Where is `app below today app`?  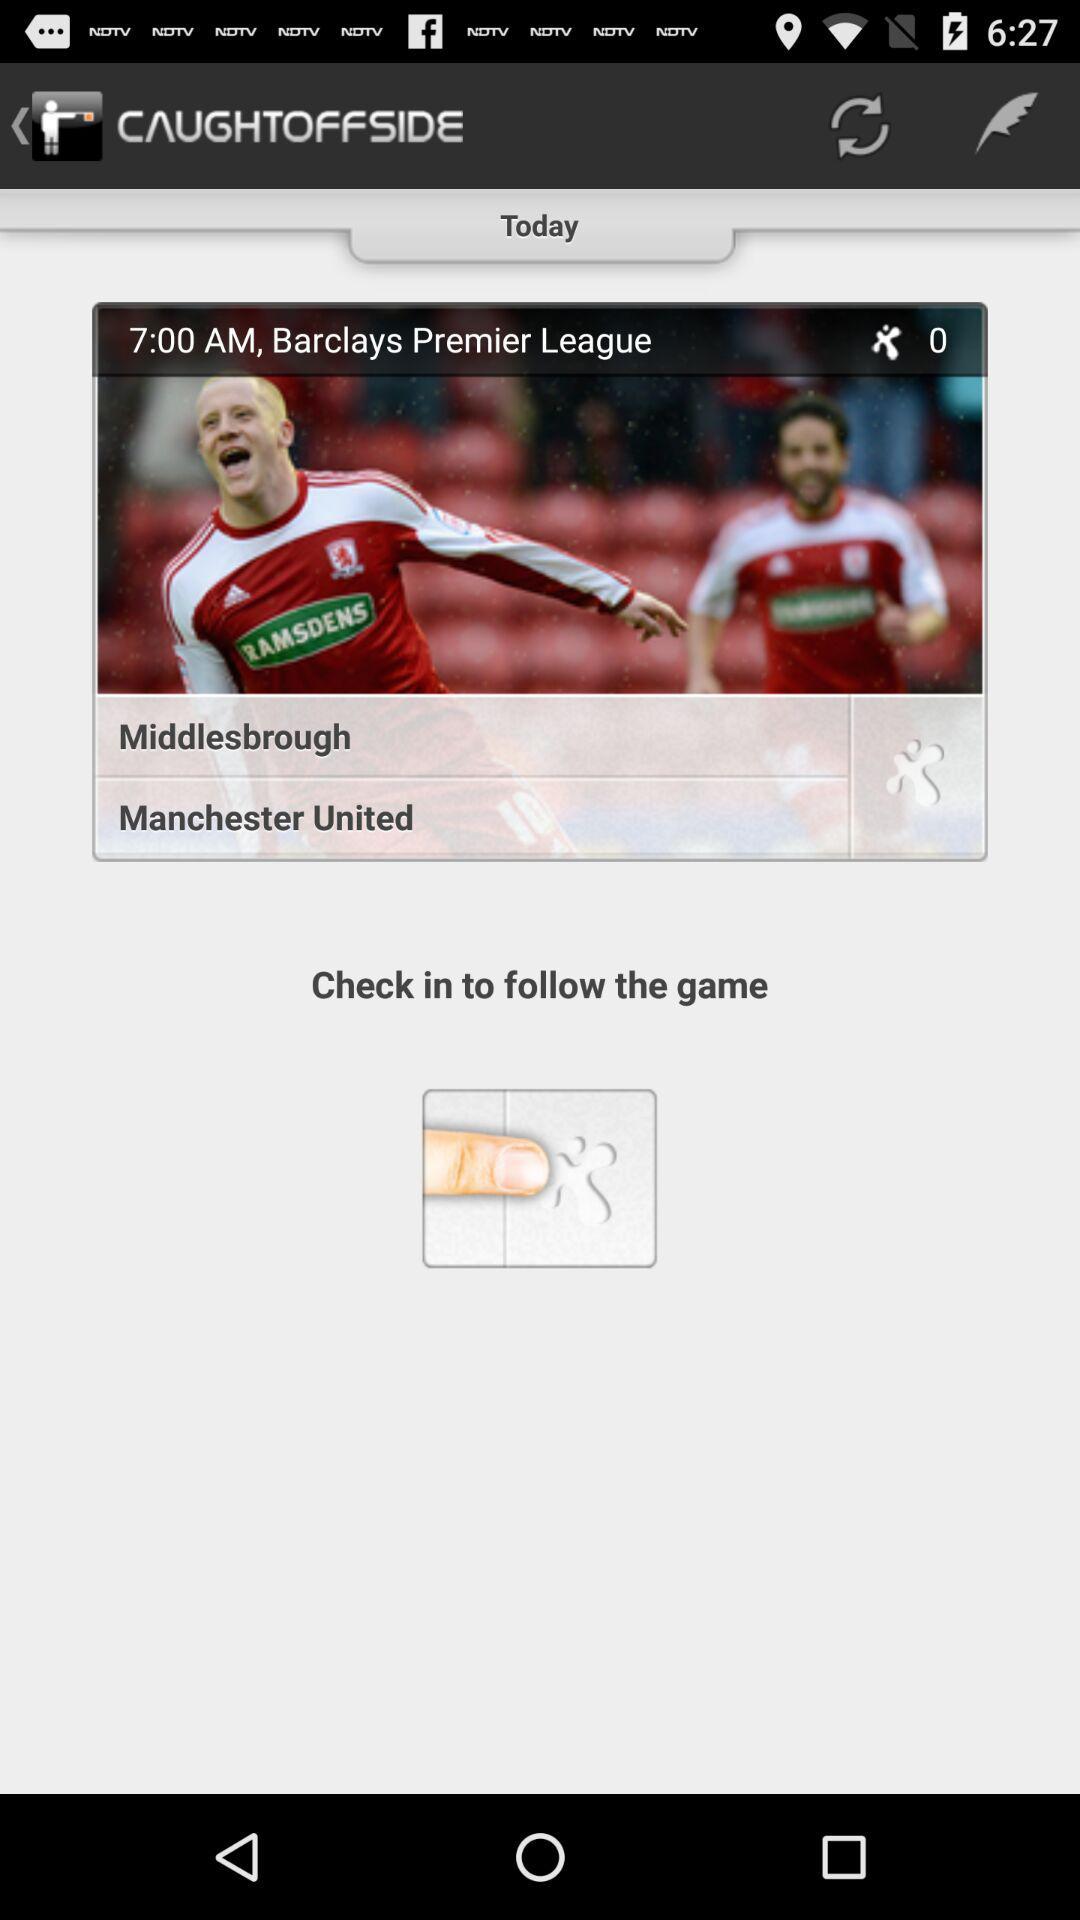
app below today app is located at coordinates (481, 339).